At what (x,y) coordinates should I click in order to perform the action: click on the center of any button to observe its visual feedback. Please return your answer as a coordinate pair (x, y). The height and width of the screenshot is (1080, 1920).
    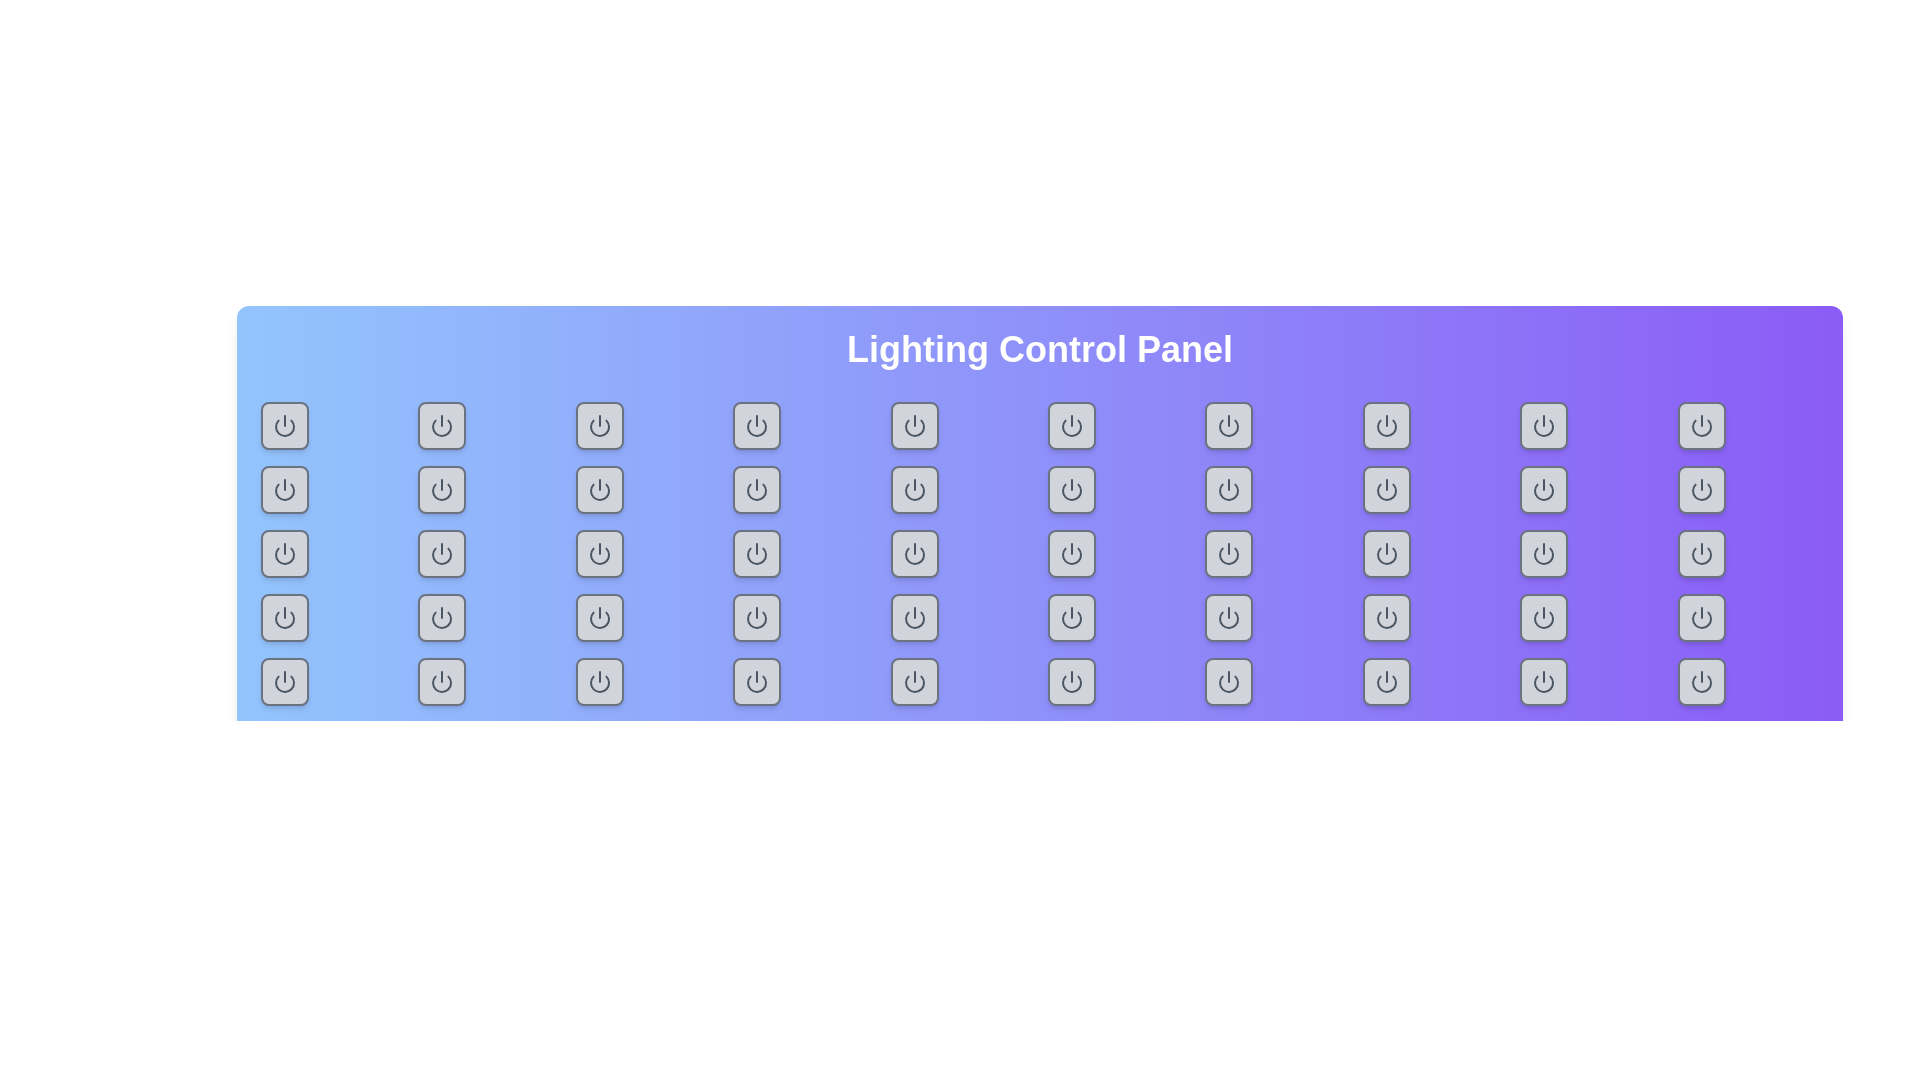
    Looking at the image, I should click on (283, 424).